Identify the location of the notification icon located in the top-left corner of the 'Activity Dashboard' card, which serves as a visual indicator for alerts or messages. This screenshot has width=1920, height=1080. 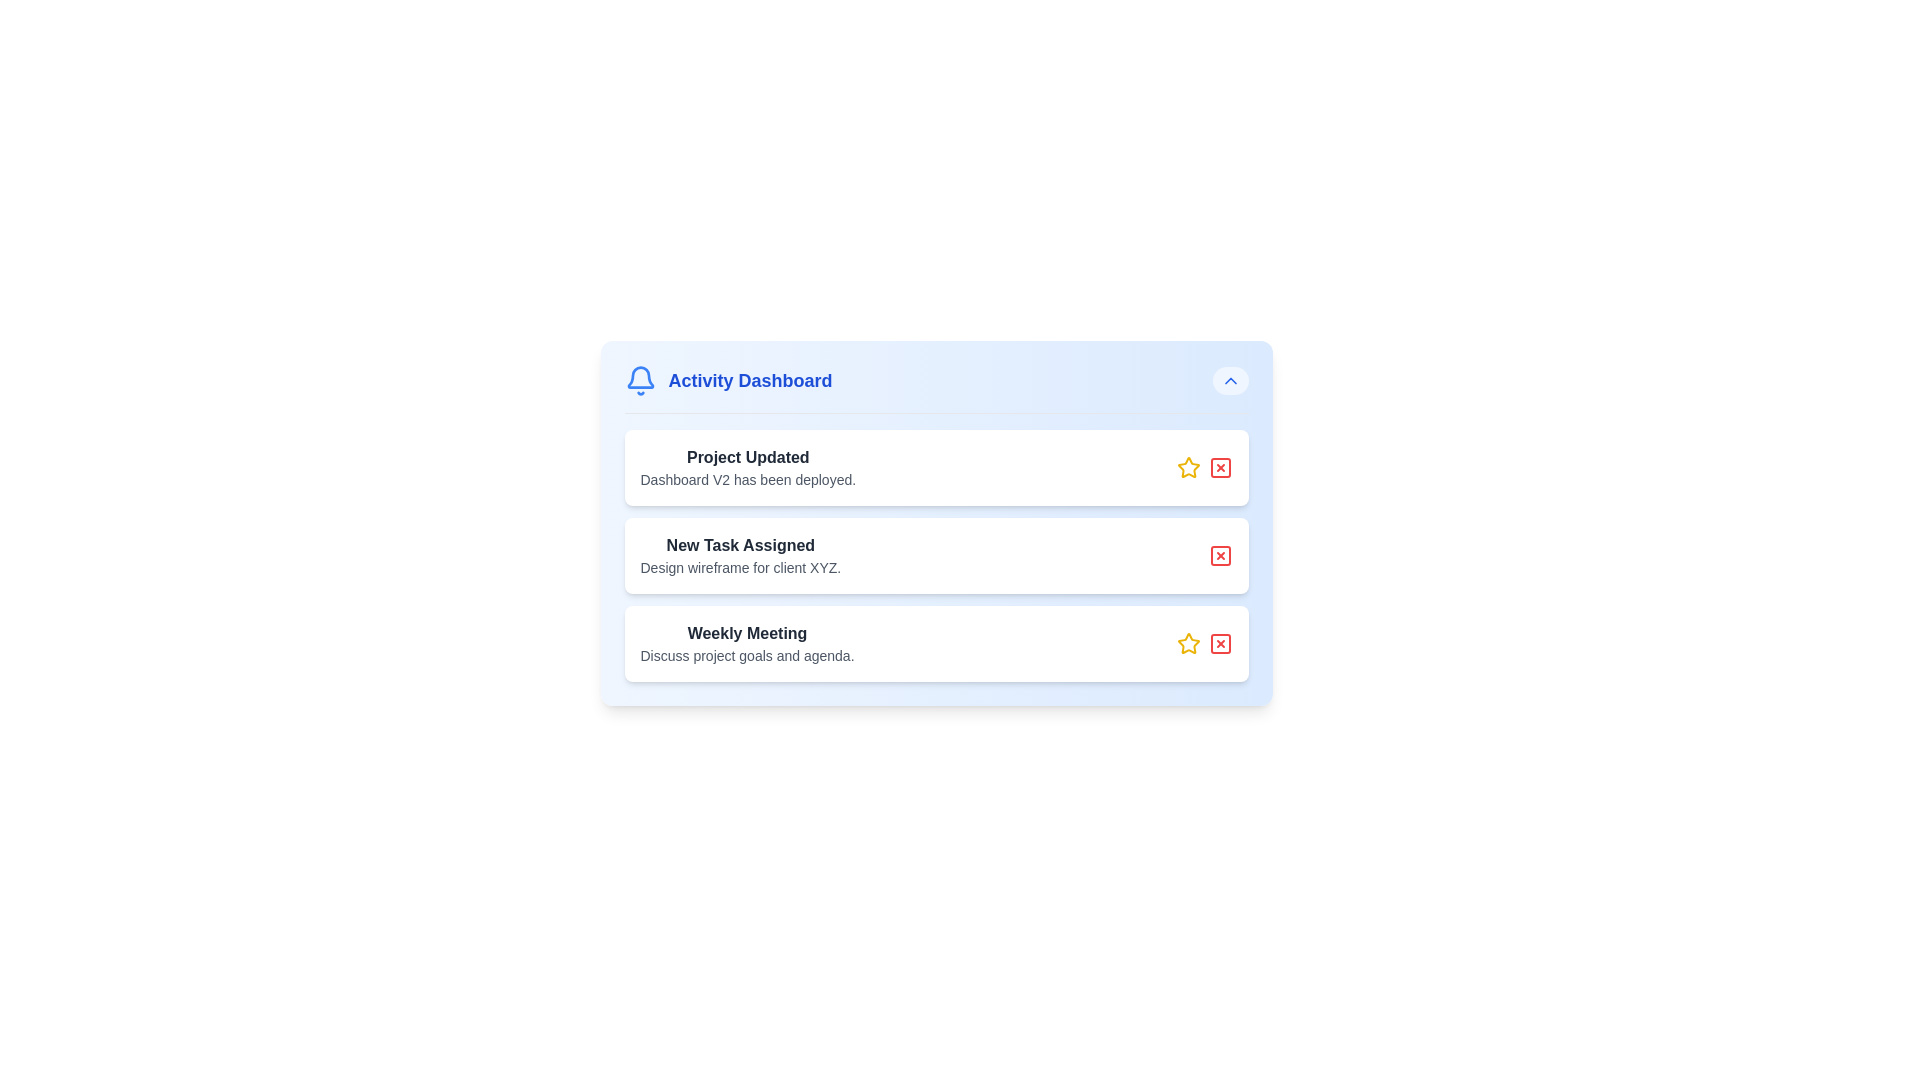
(640, 377).